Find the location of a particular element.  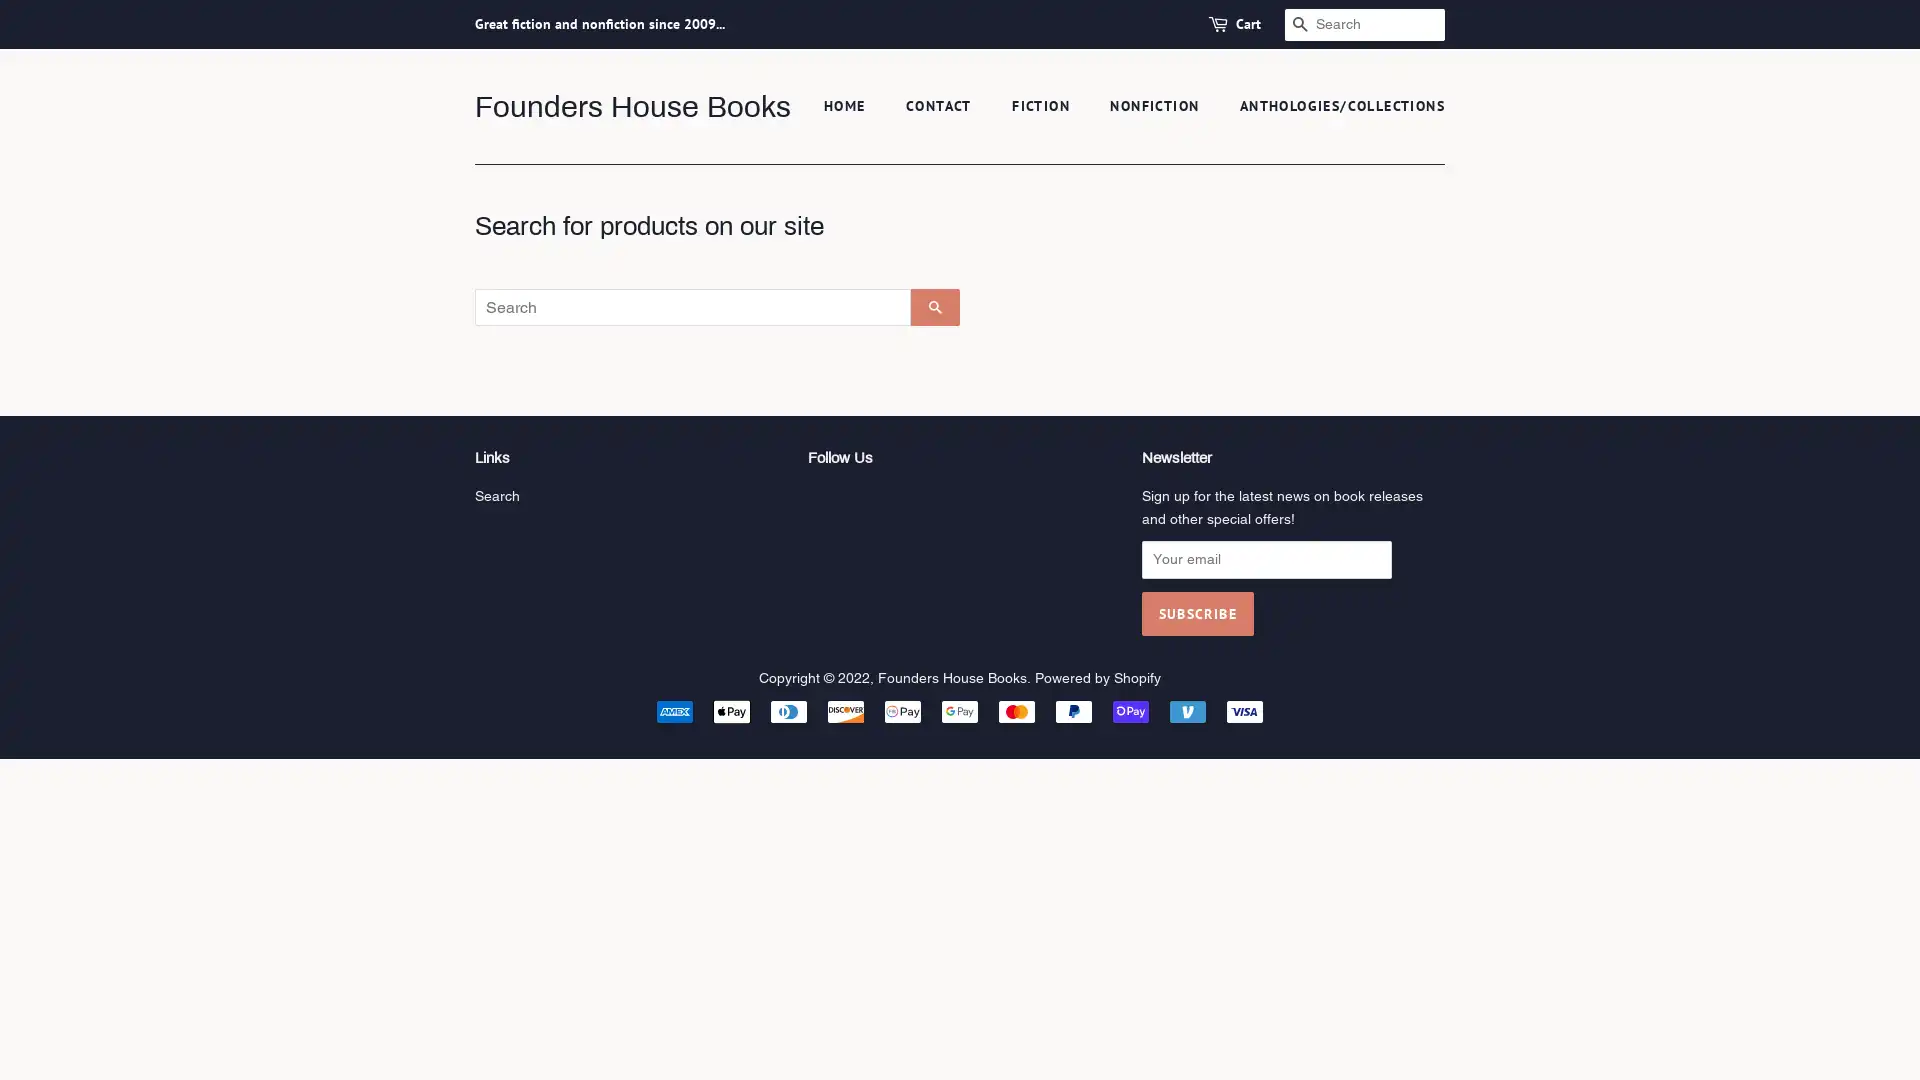

Subscribe is located at coordinates (1196, 612).